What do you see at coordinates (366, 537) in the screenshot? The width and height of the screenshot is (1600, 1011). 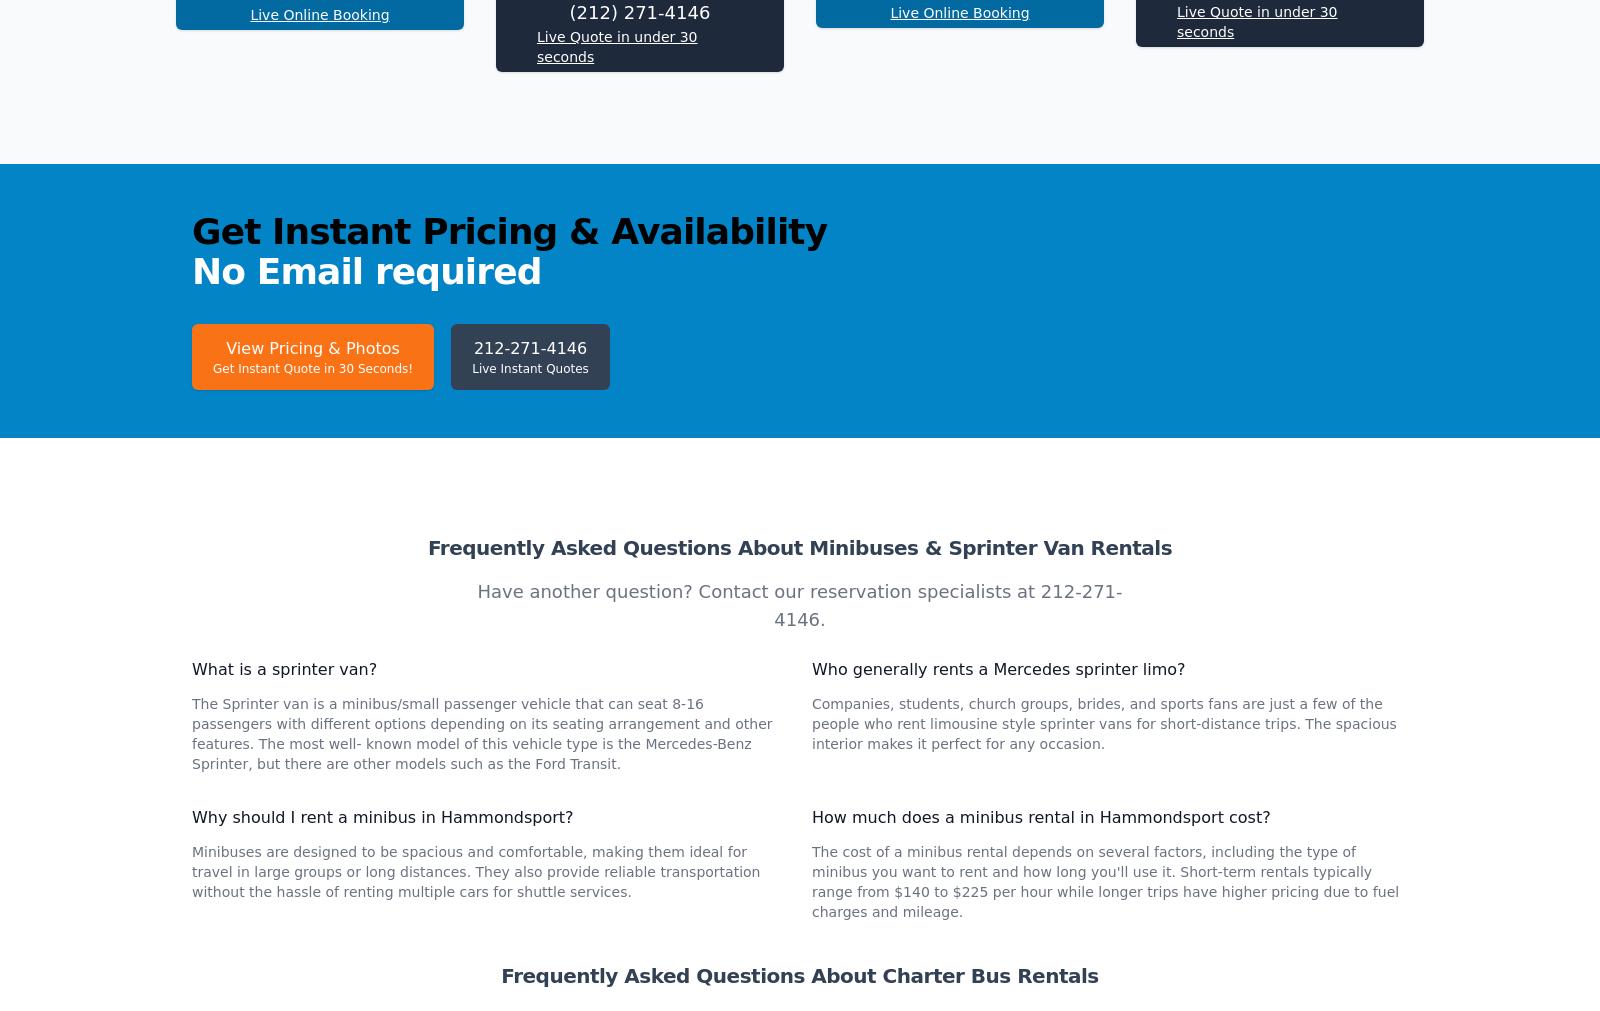 I see `'No Email required'` at bounding box center [366, 537].